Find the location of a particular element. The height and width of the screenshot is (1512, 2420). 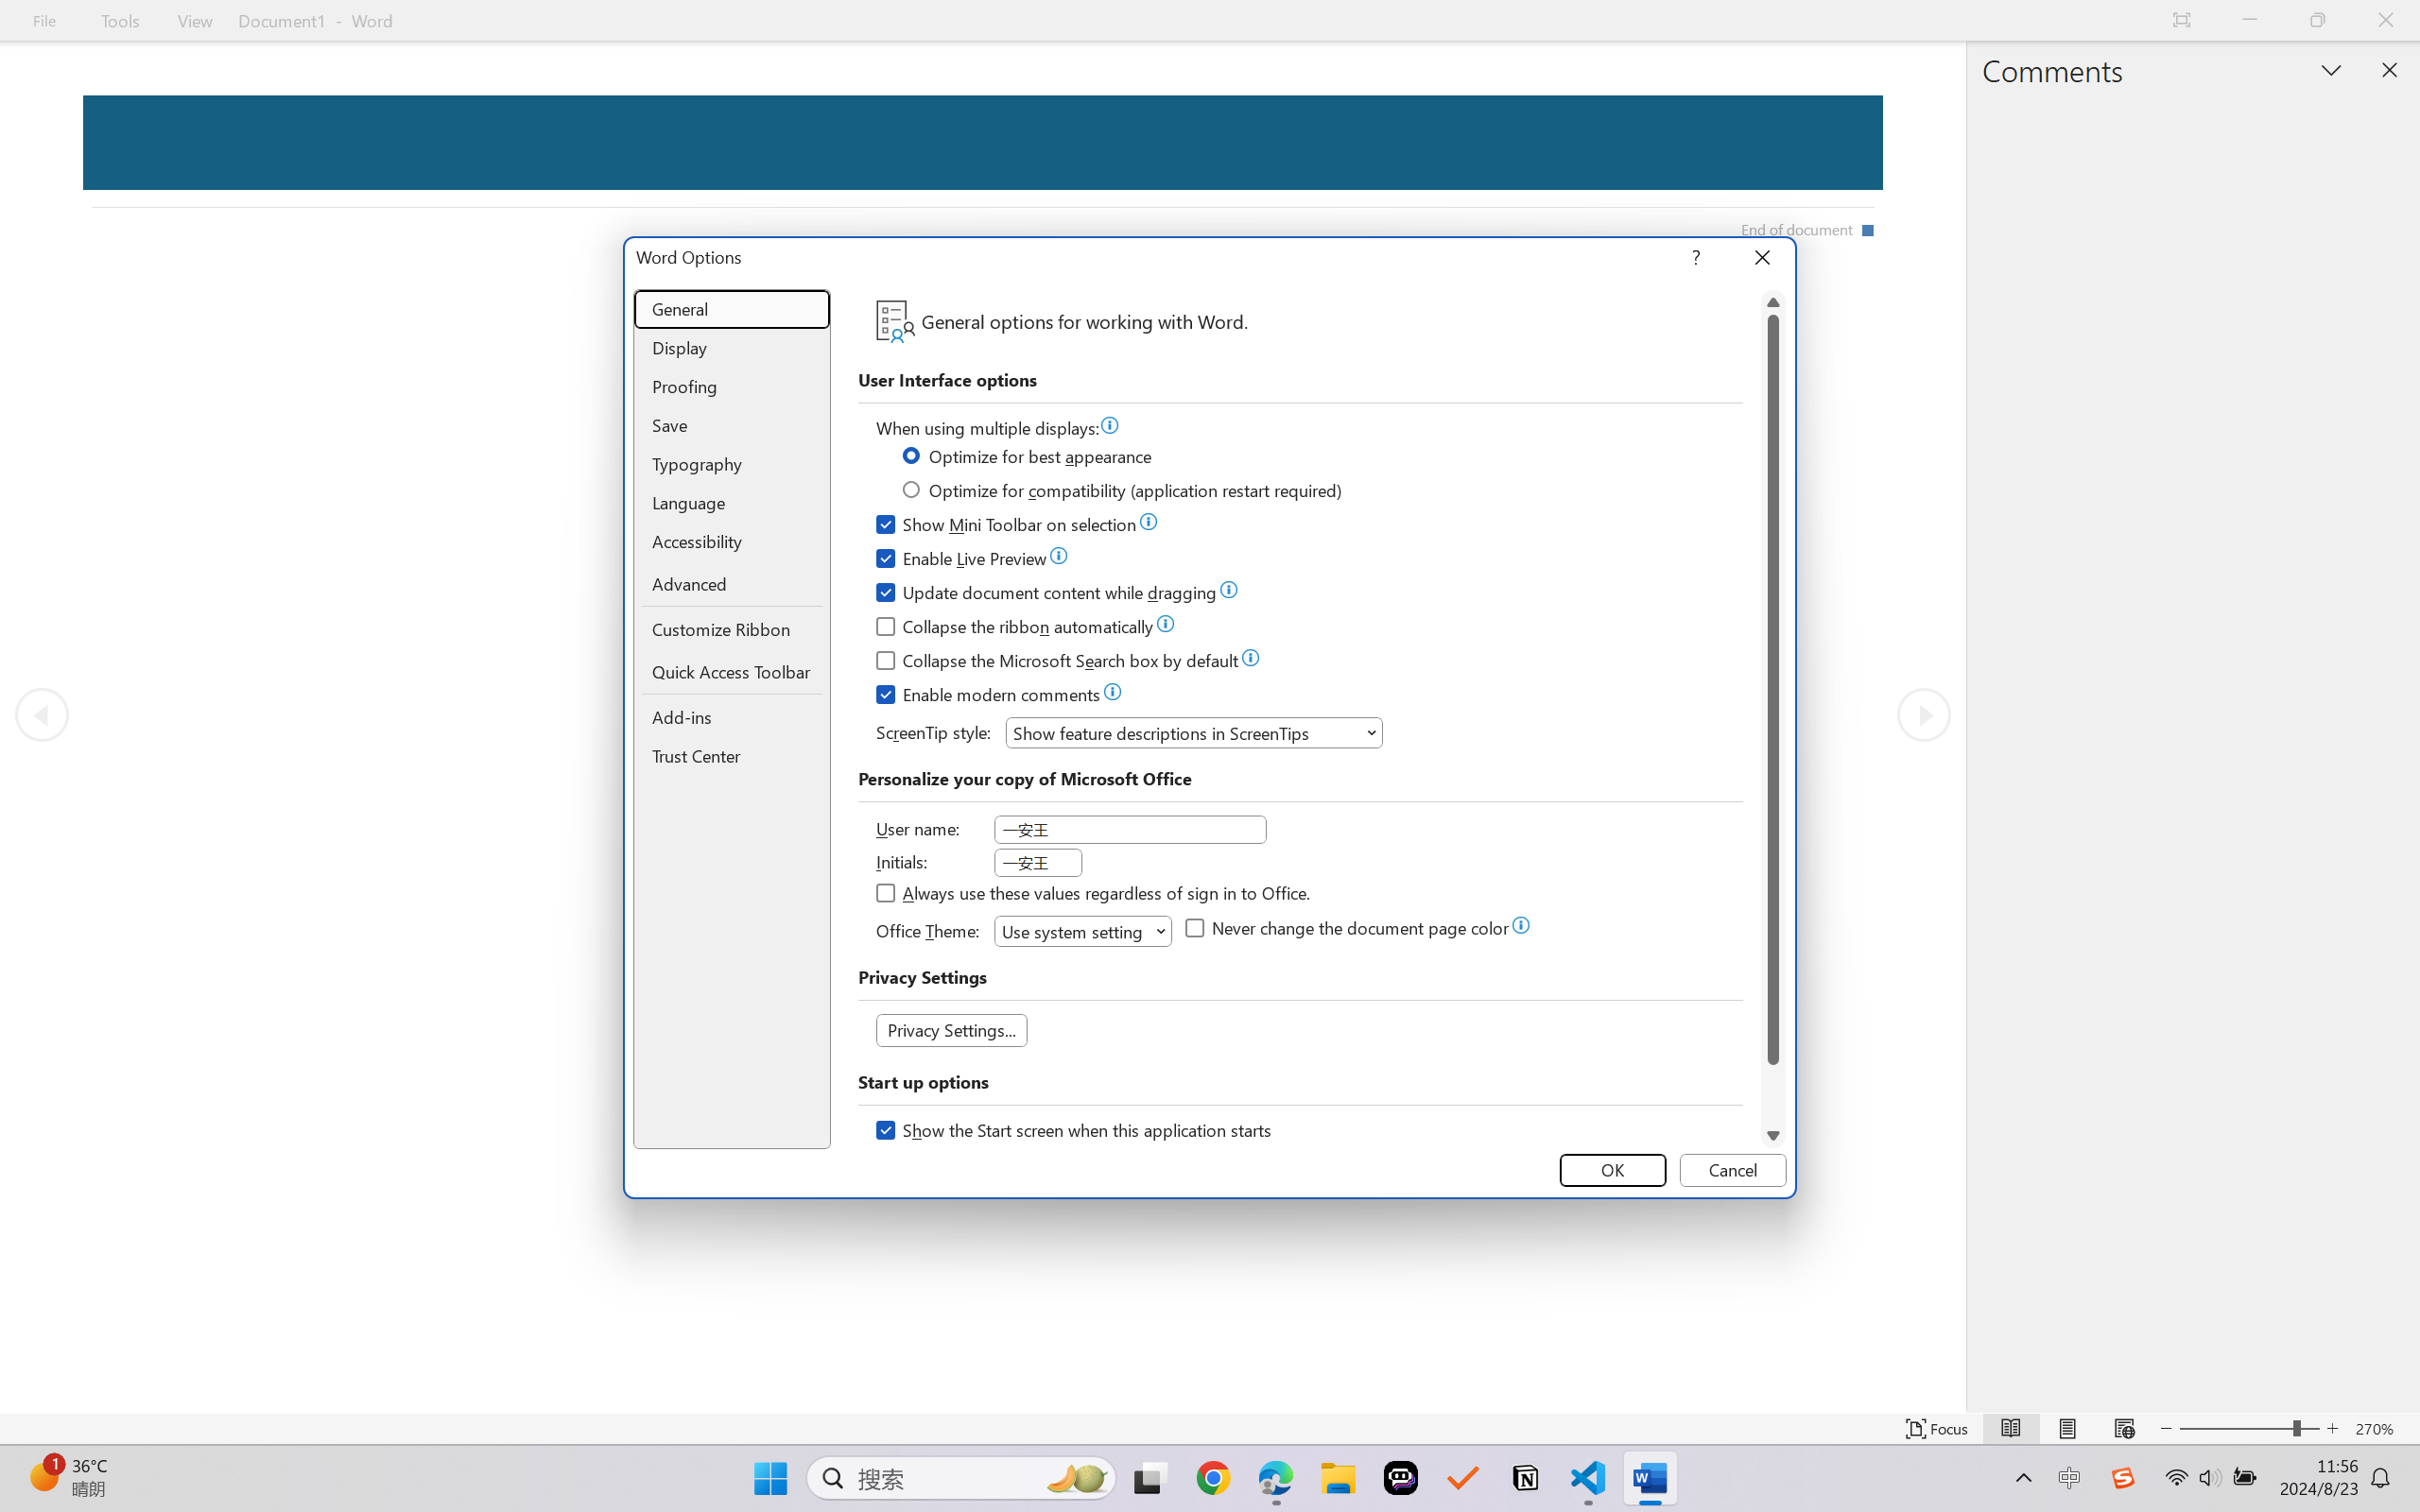

'Sign in - Google Accounts' is located at coordinates (151, 20).